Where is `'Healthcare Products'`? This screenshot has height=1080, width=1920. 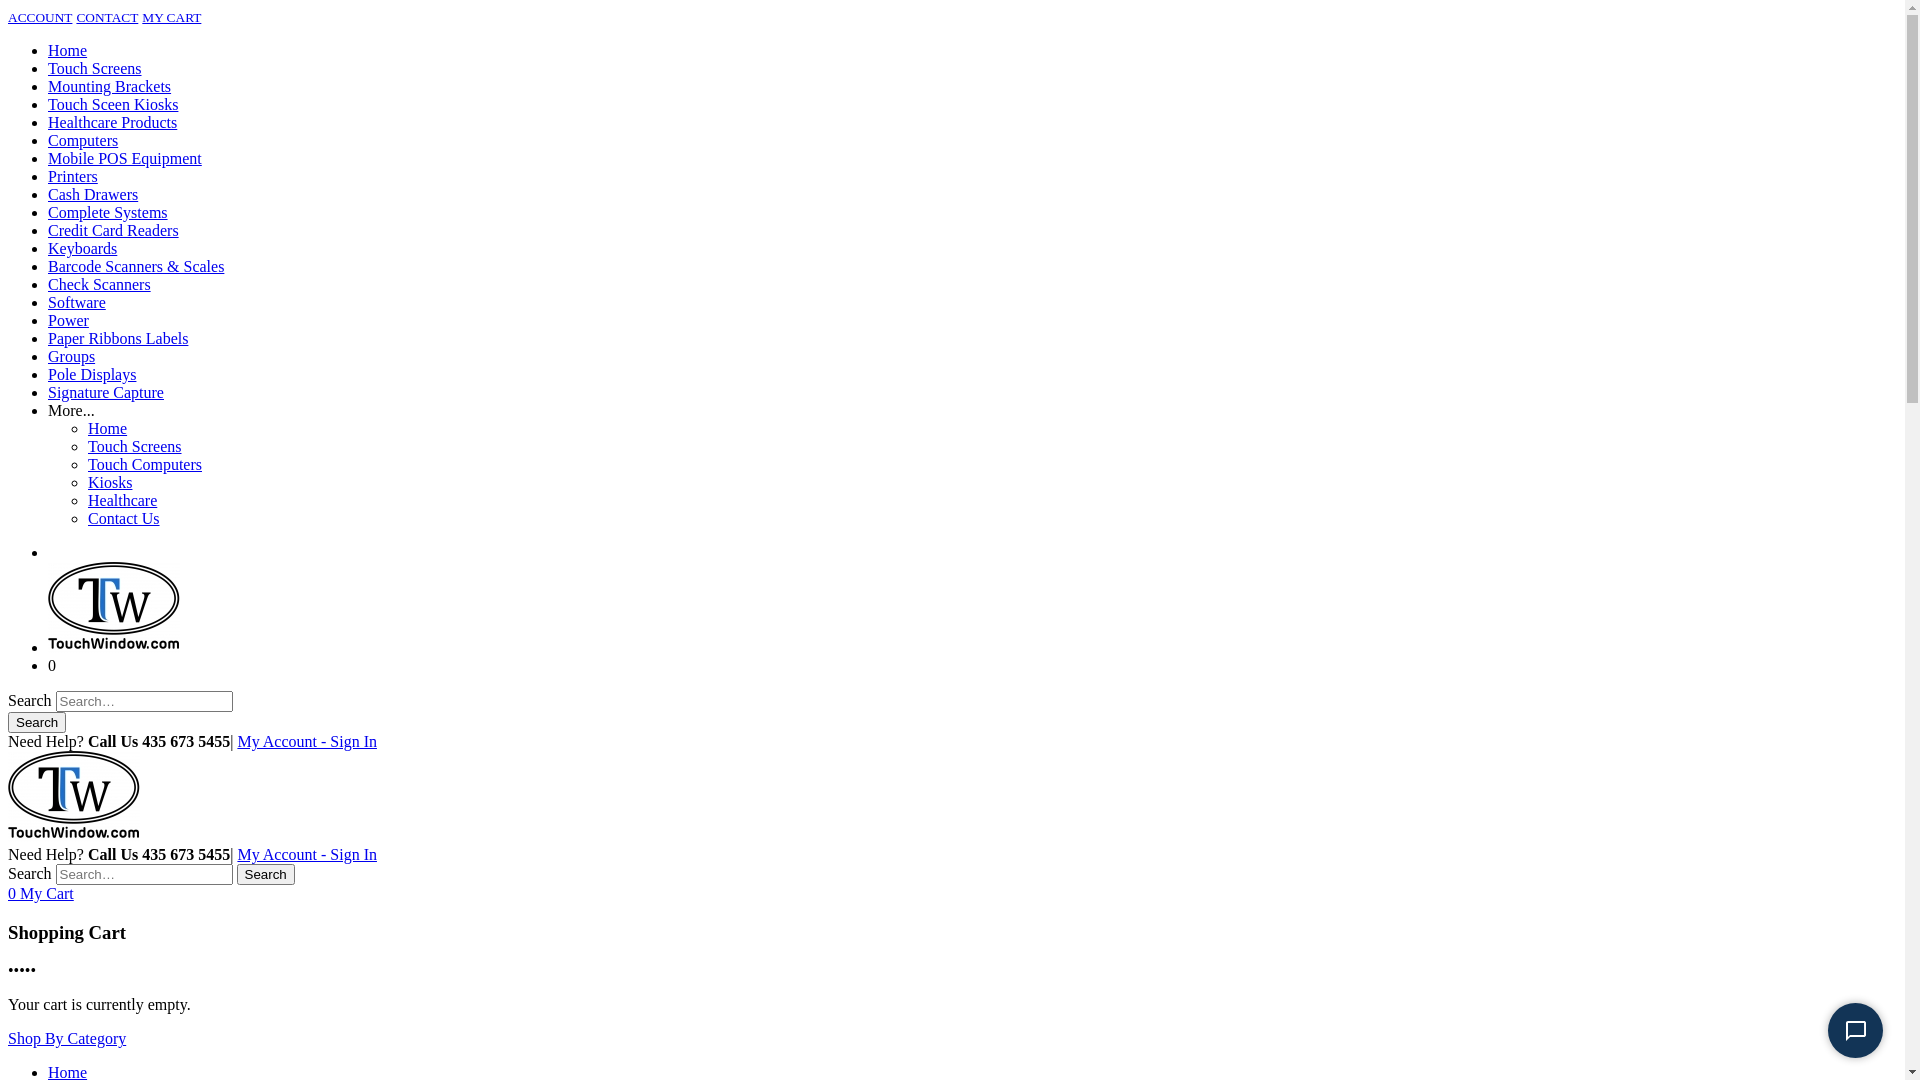 'Healthcare Products' is located at coordinates (111, 122).